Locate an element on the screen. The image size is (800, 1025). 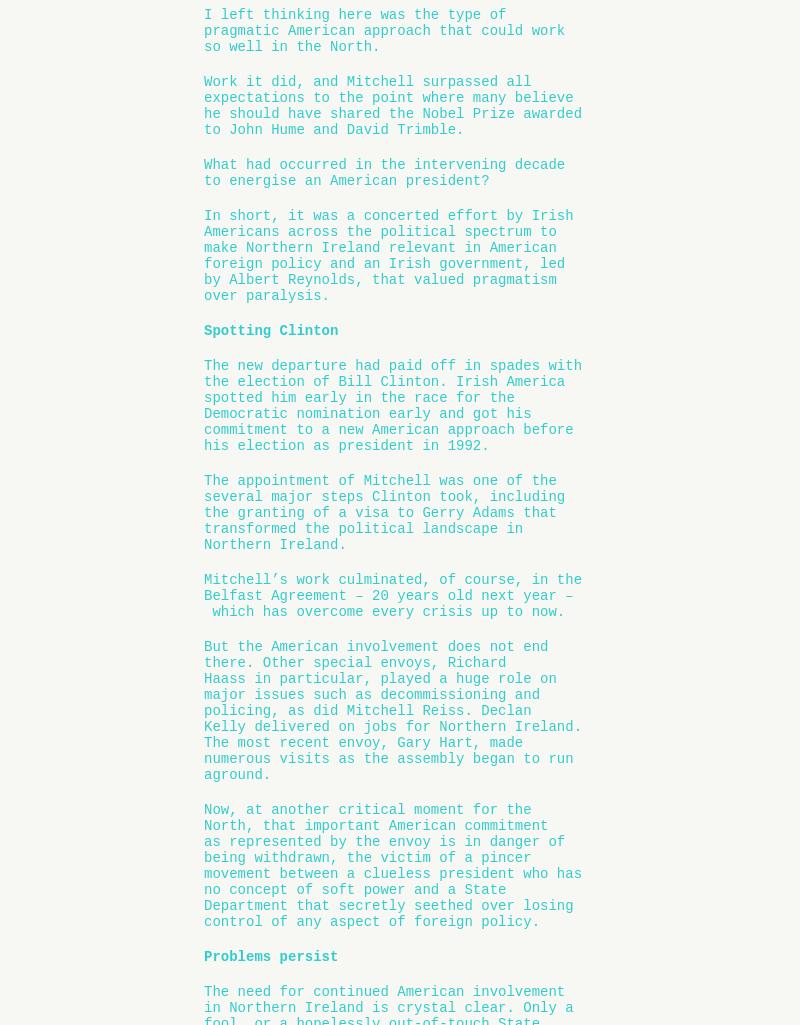
'Mitchell’s work culminated, of course, in the Belfast Agreement – 20 years old next year – which has overcome every crisis up to now.' is located at coordinates (392, 595).